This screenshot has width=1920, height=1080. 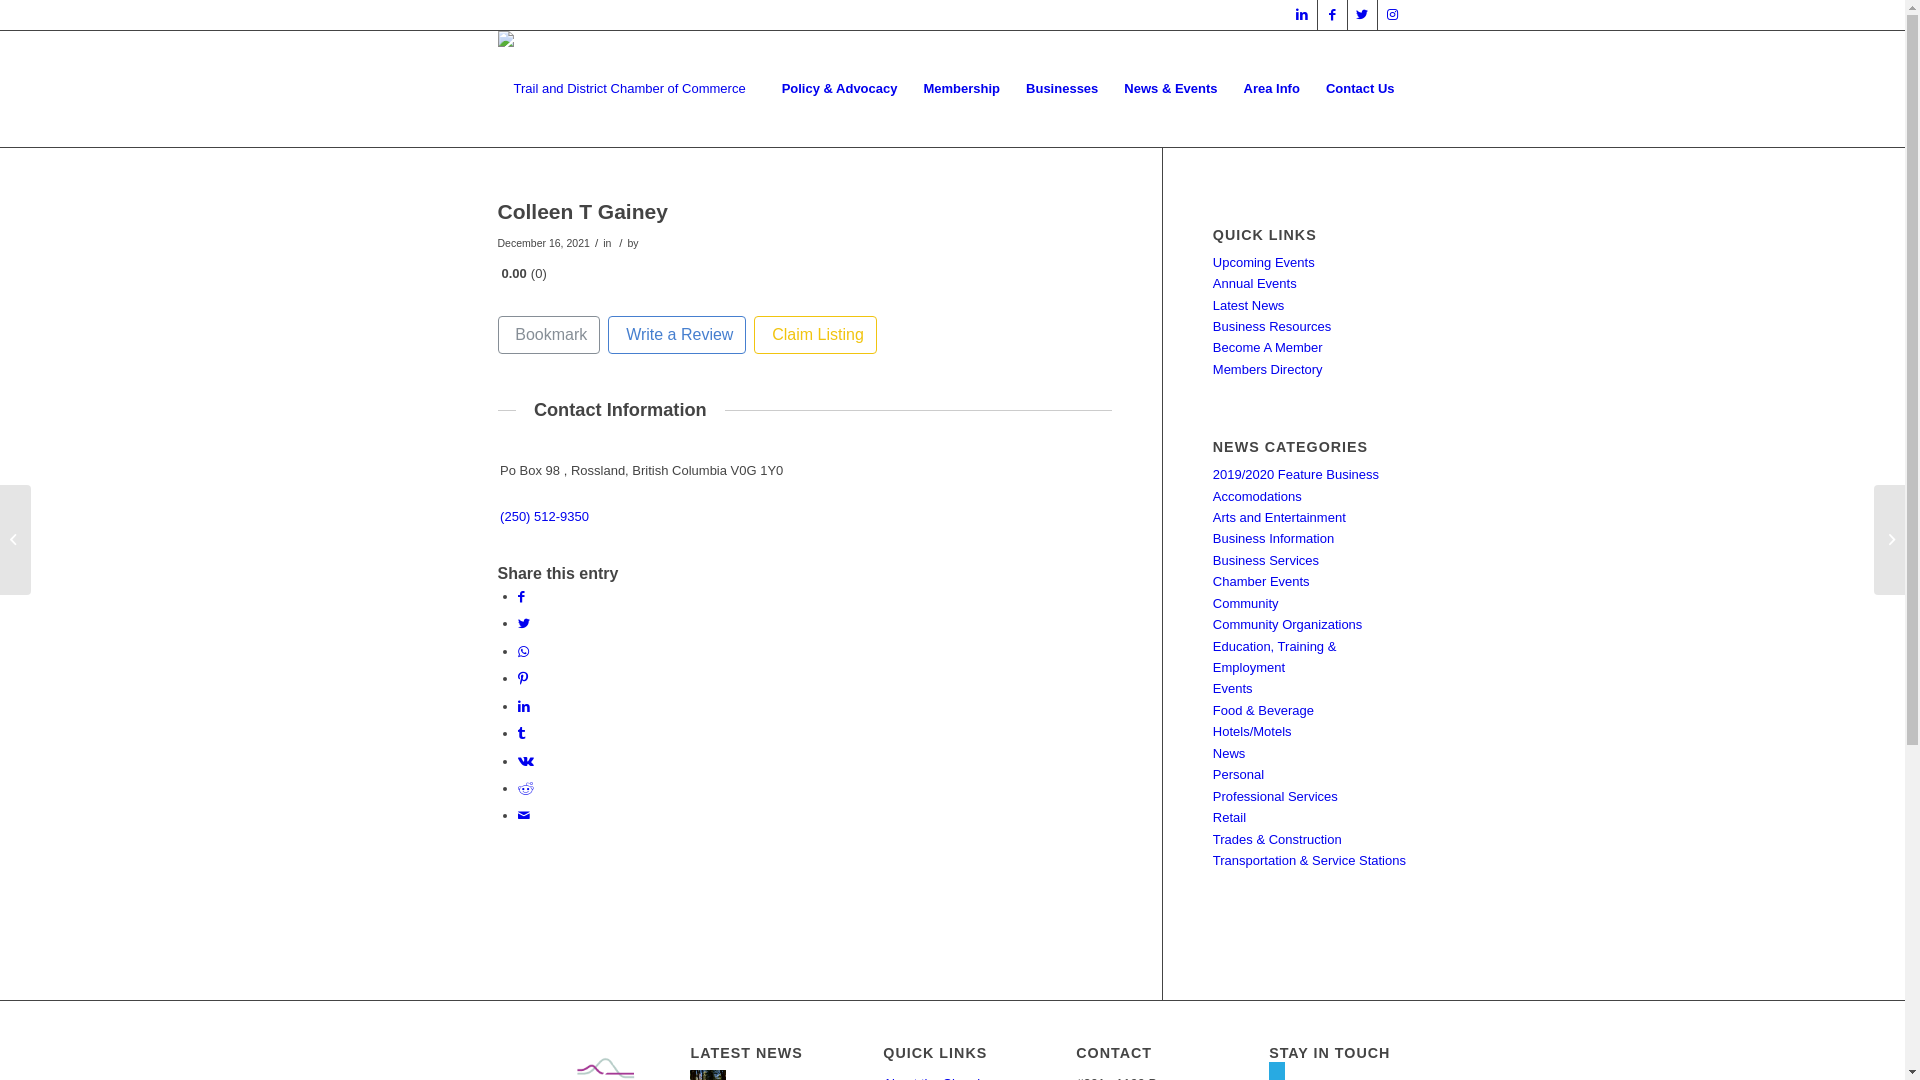 I want to click on 'Facebook', so click(x=1332, y=15).